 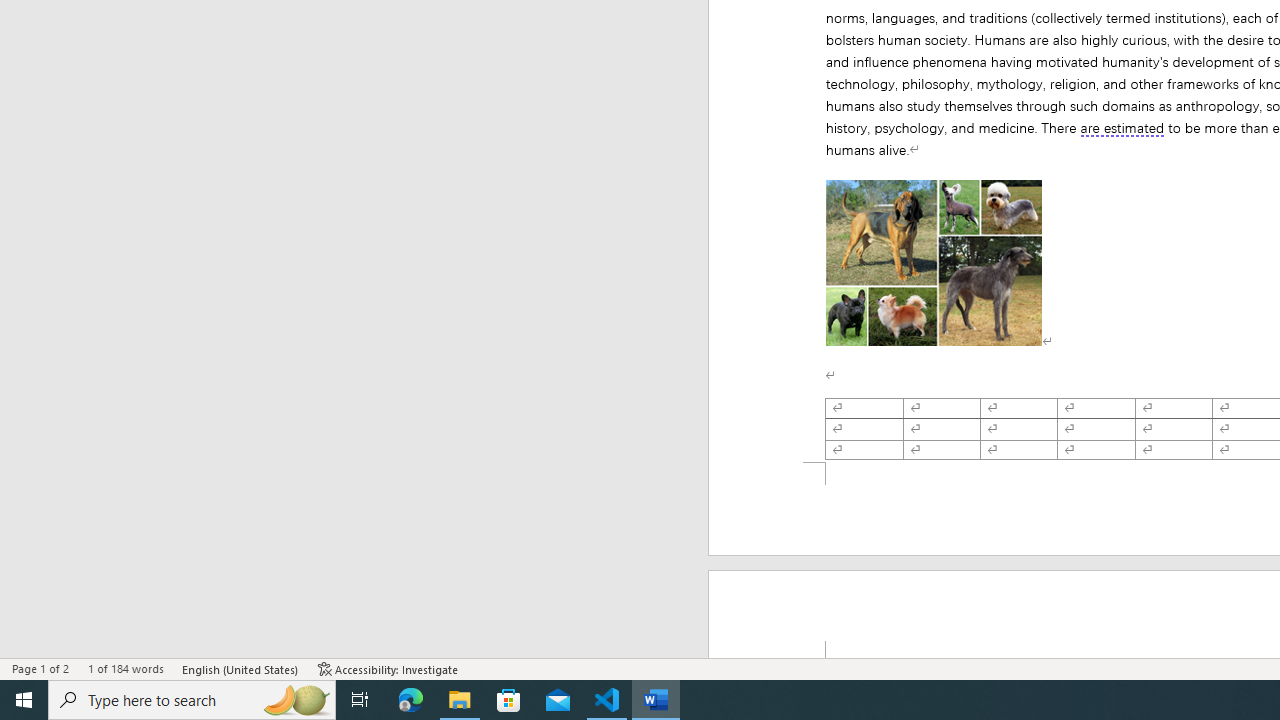 What do you see at coordinates (932, 262) in the screenshot?
I see `'Morphological variation in six dogs'` at bounding box center [932, 262].